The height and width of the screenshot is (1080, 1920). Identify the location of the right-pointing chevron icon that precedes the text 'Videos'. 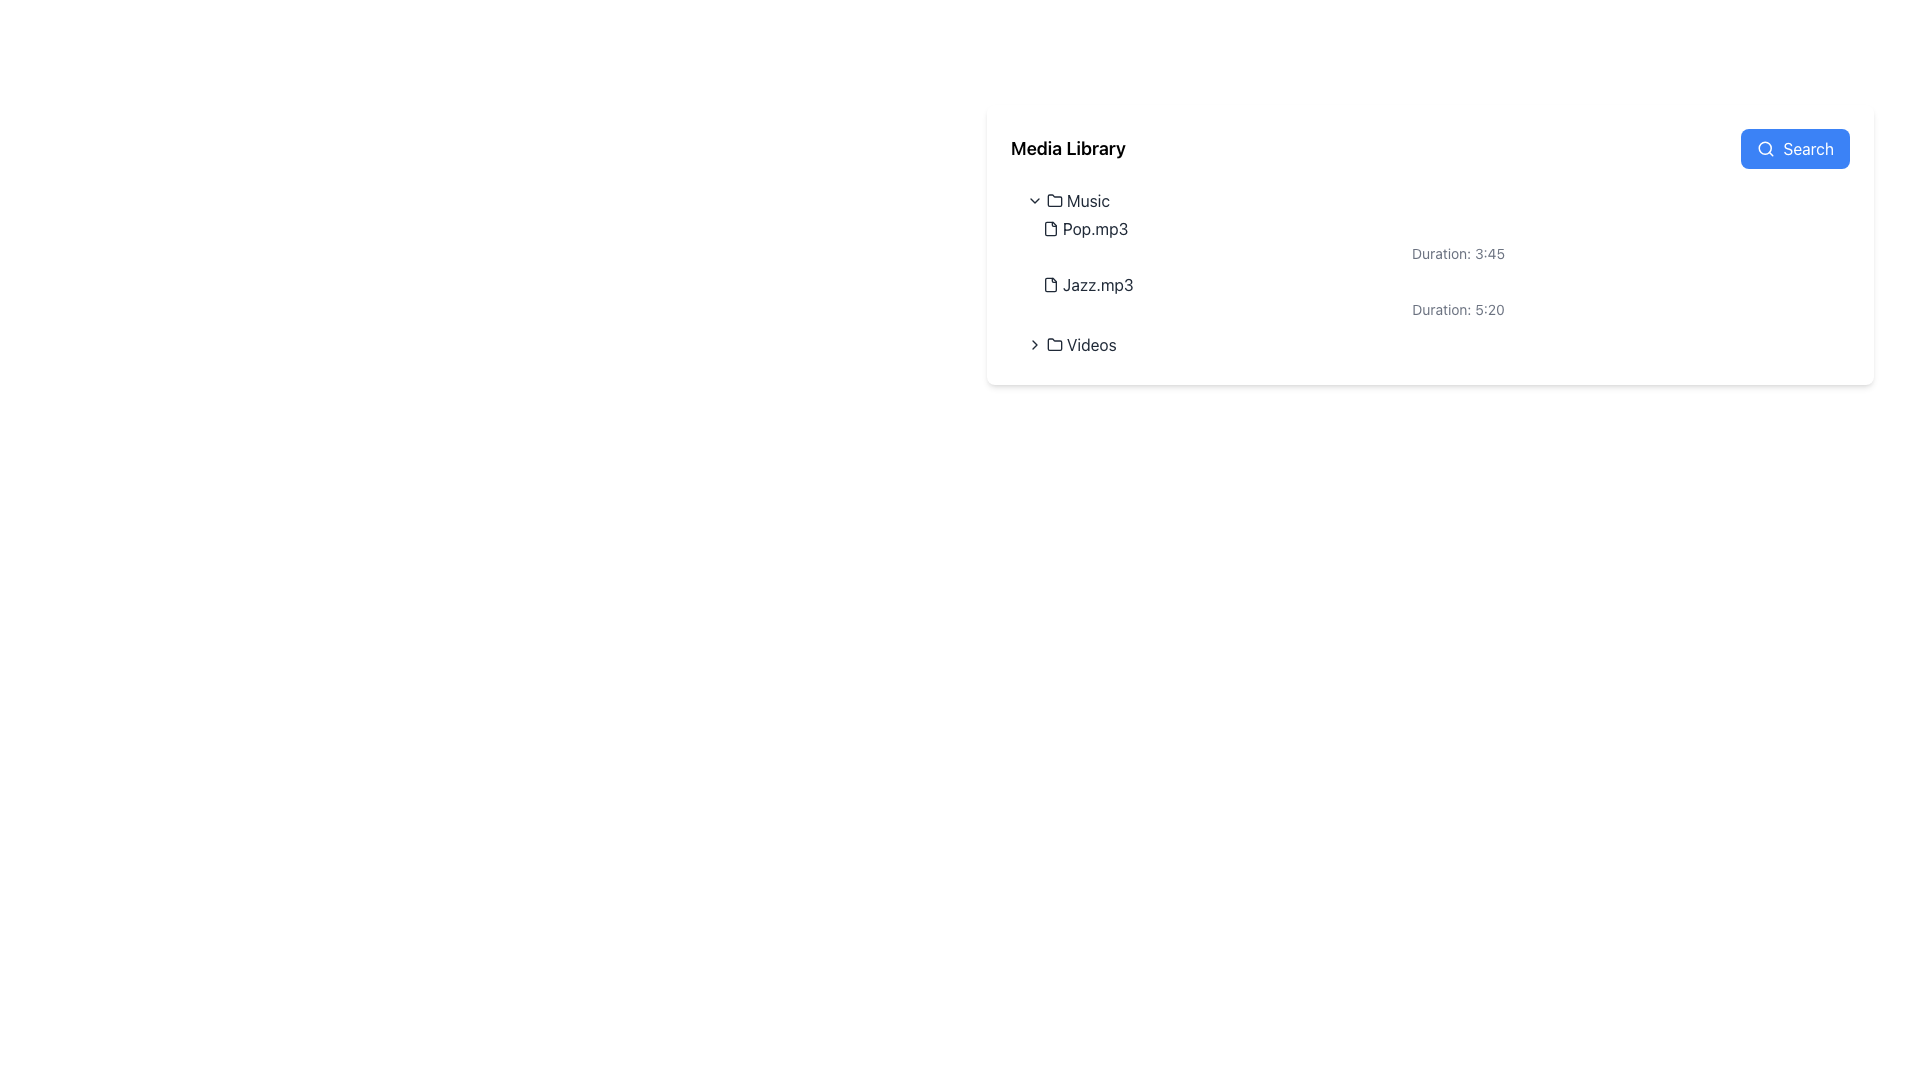
(1035, 343).